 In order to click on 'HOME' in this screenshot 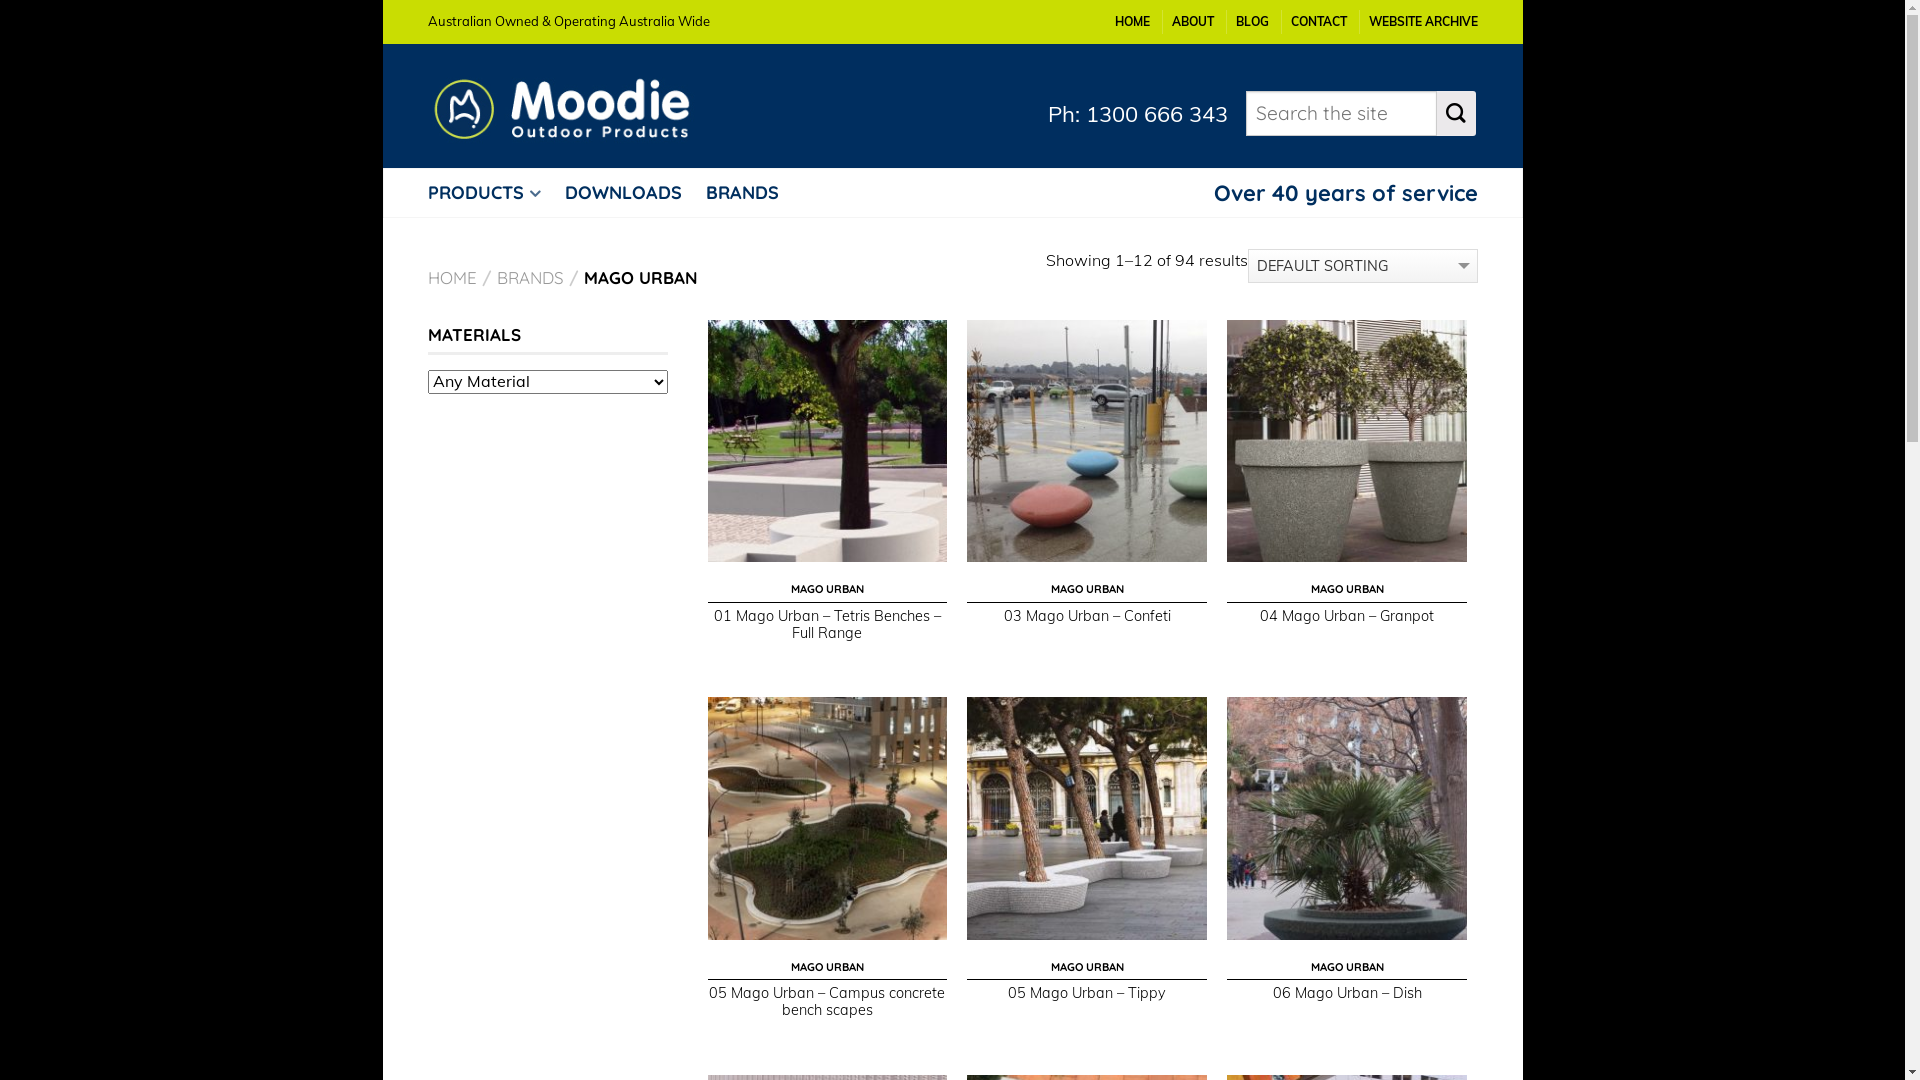, I will do `click(1131, 21)`.